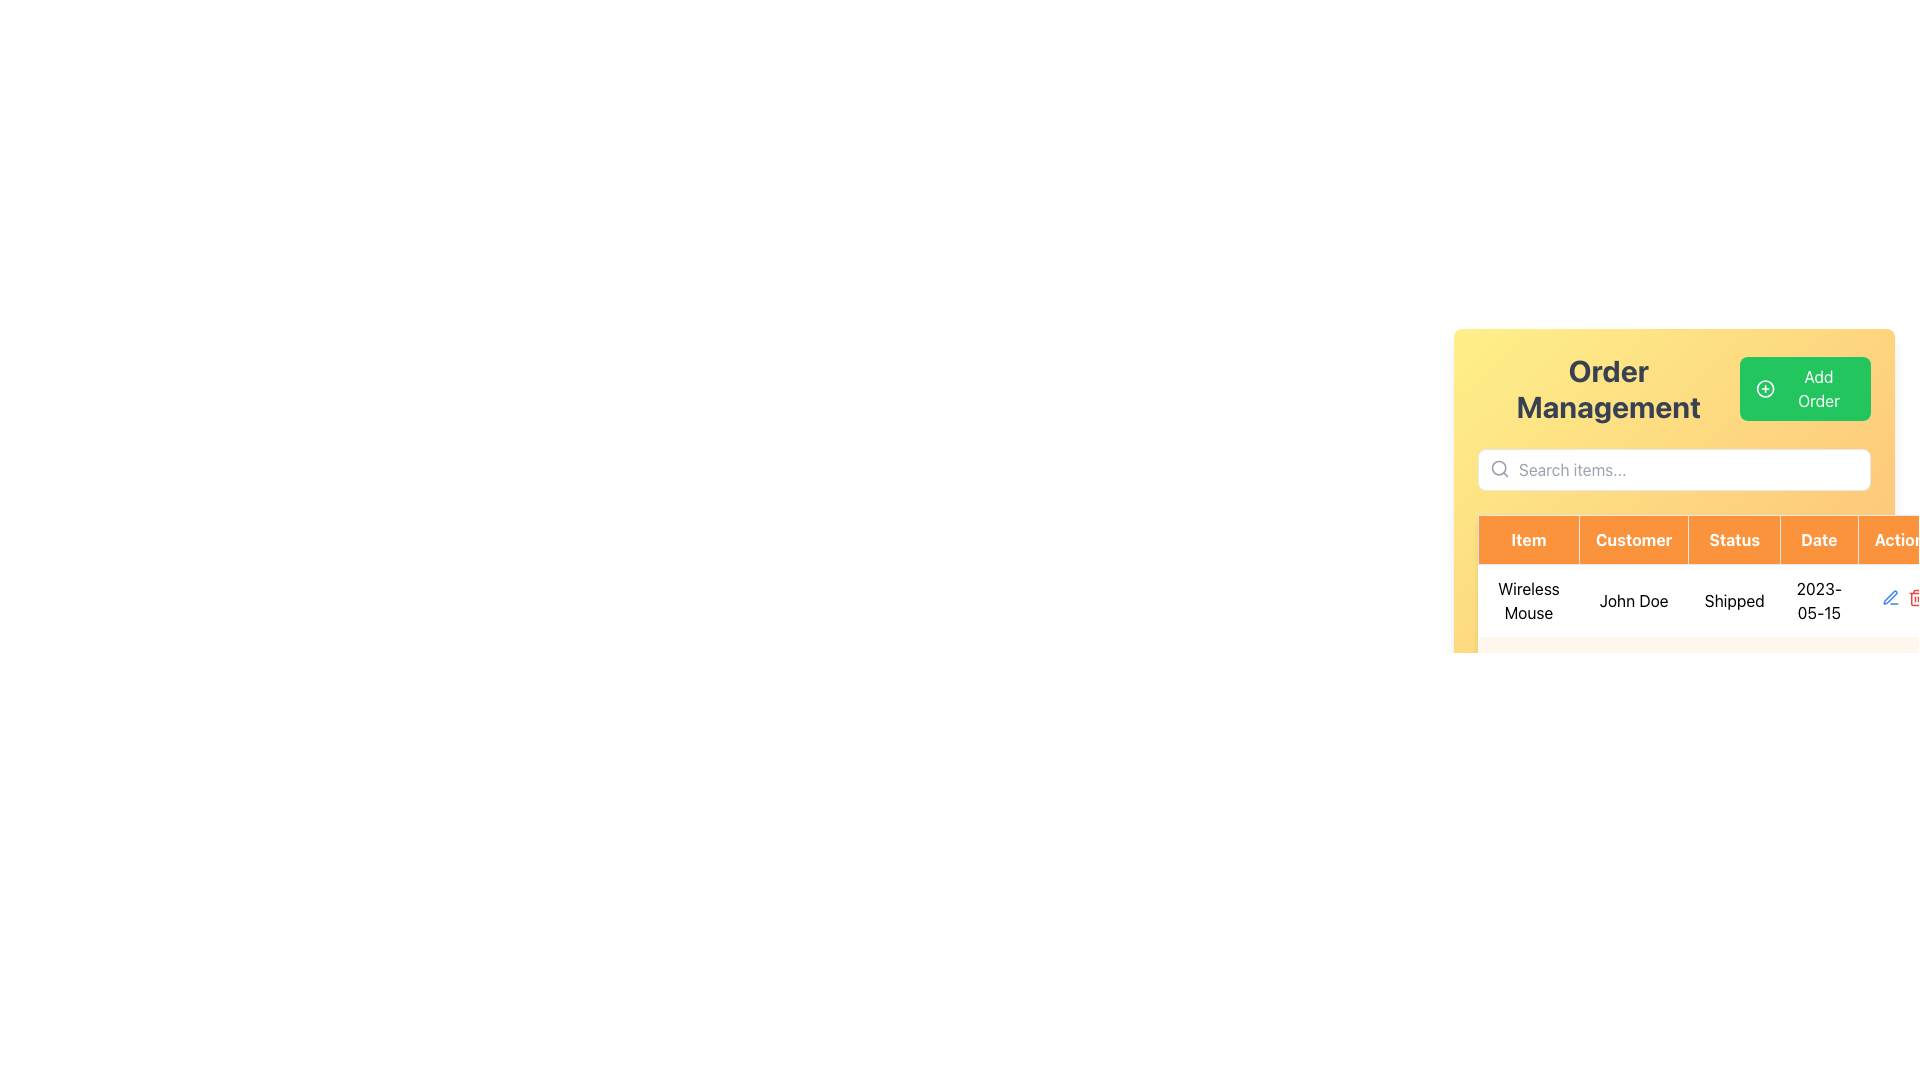  I want to click on the 'Wireless Mouse' text label in the first column of the data table, so click(1527, 599).